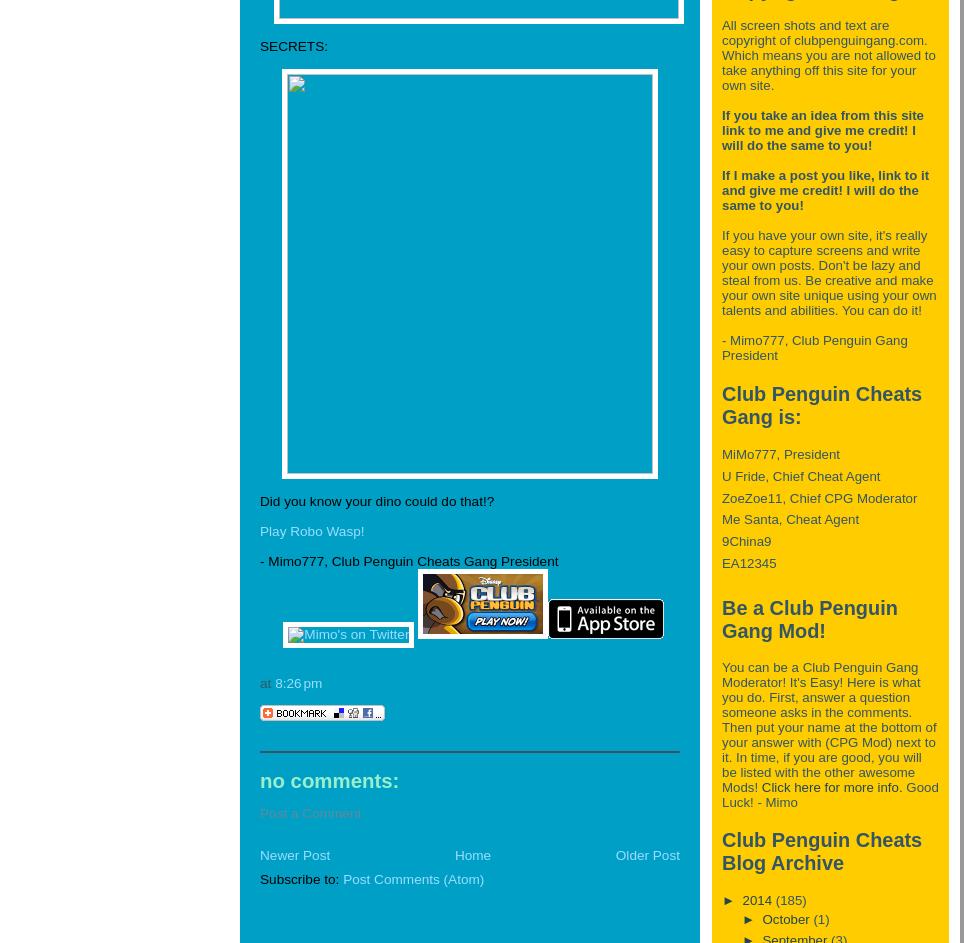 This screenshot has height=943, width=964. I want to click on 'Club Penguin Cheats Blog Archive', so click(722, 851).